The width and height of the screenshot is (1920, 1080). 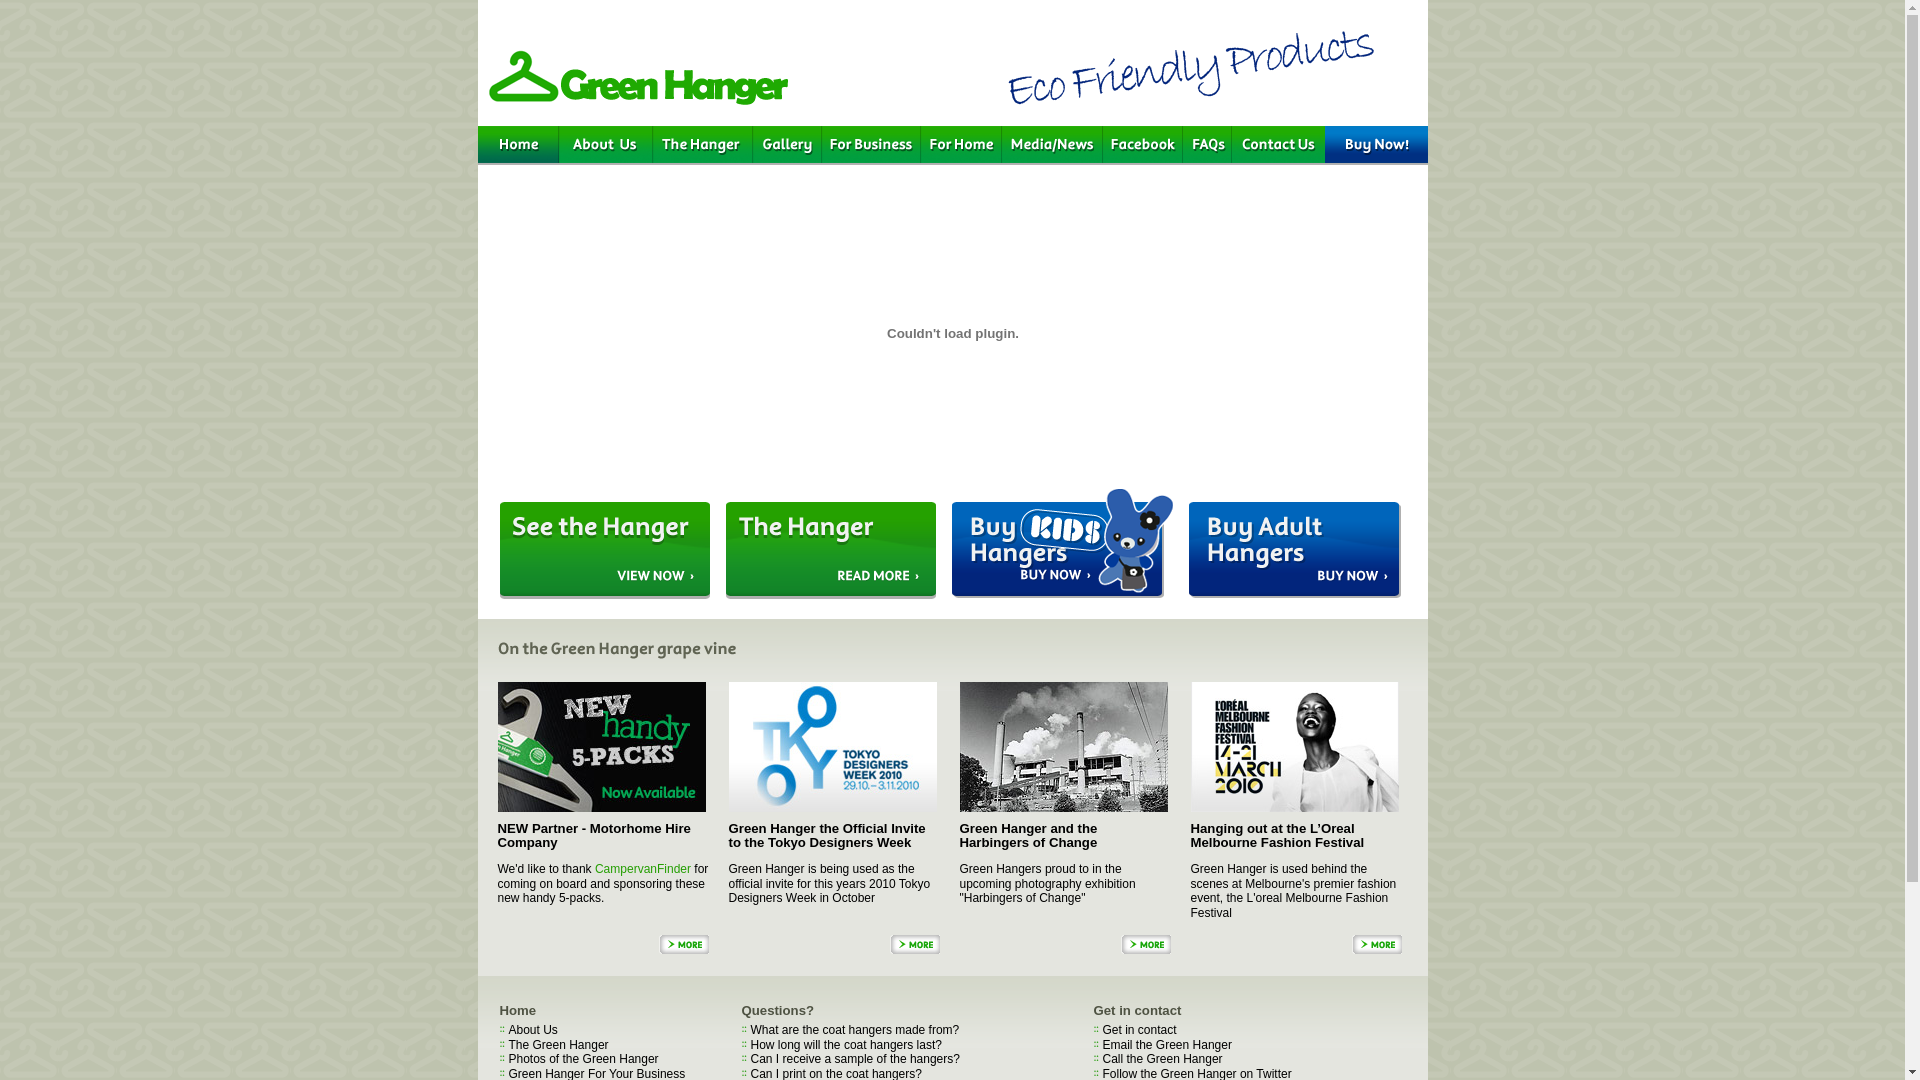 What do you see at coordinates (1051, 144) in the screenshot?
I see `'Media/News'` at bounding box center [1051, 144].